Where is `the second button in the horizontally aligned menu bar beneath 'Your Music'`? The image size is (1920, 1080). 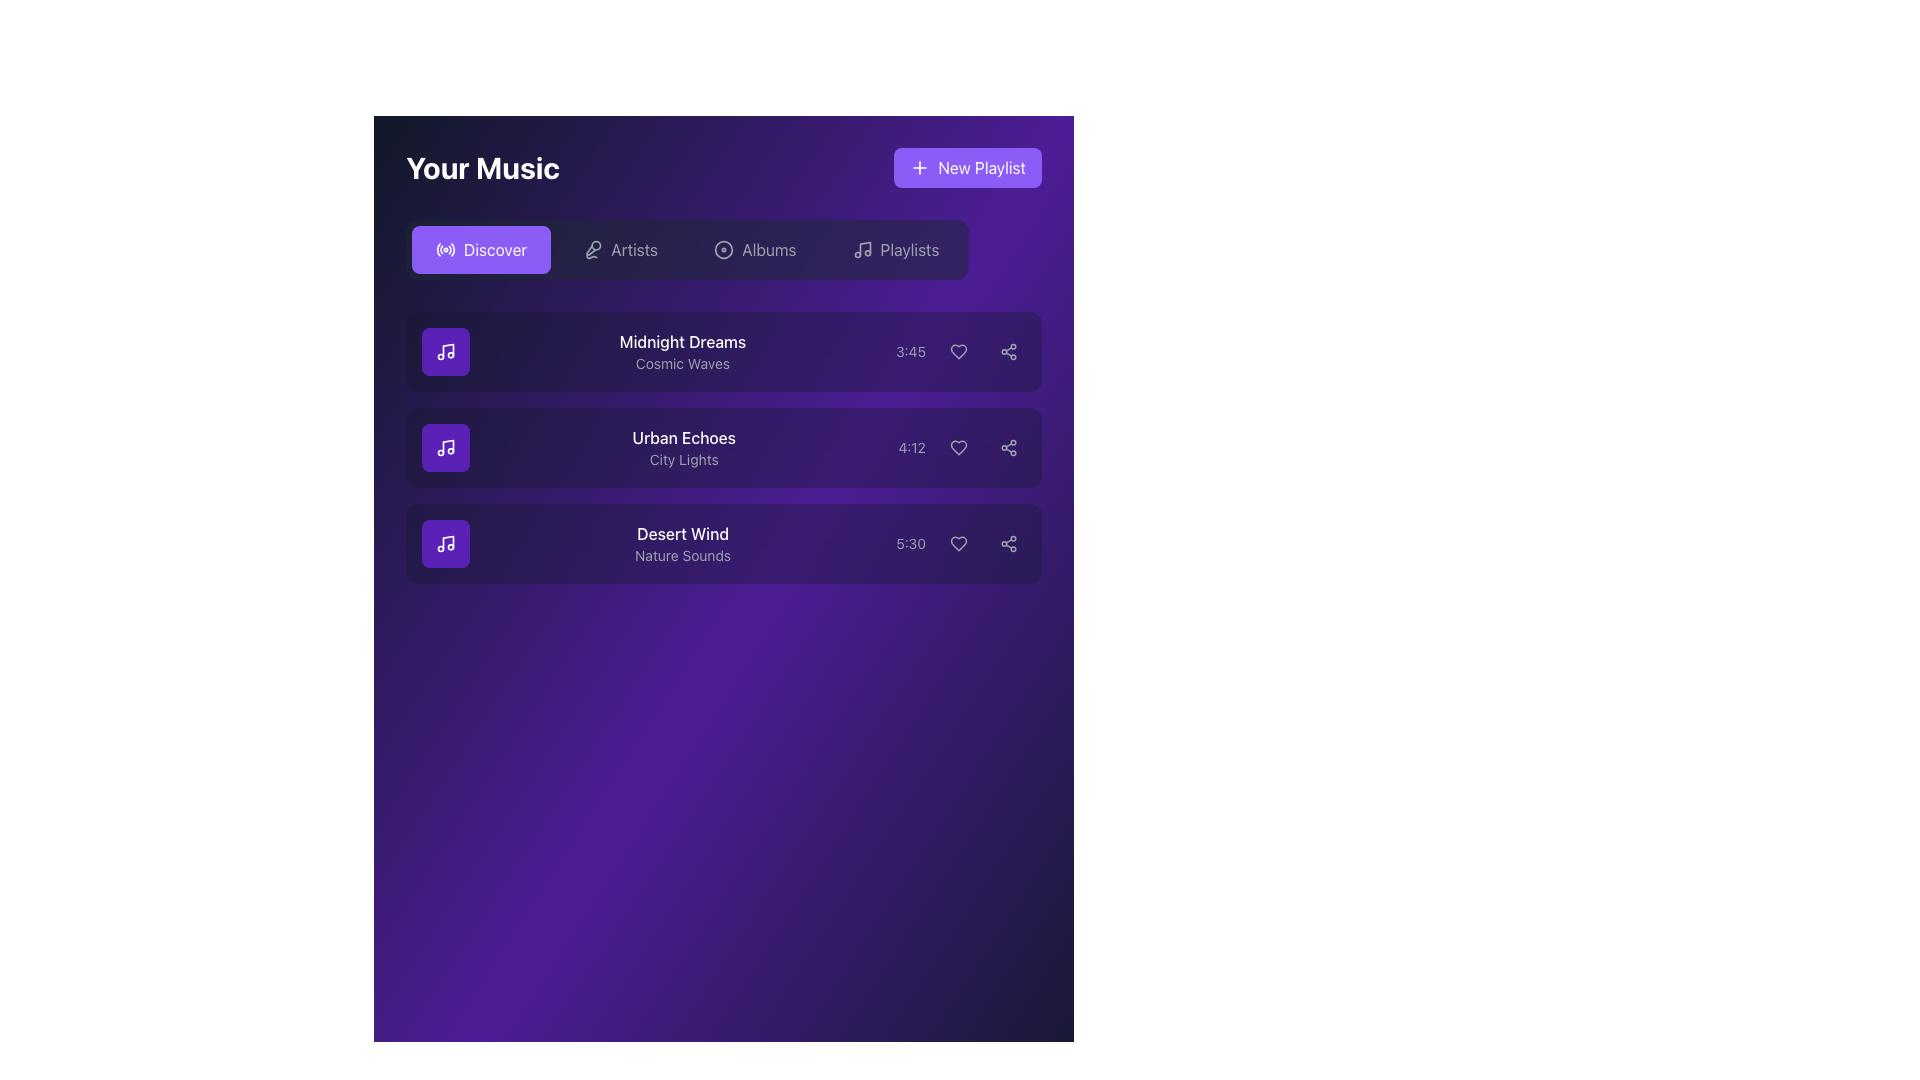
the second button in the horizontally aligned menu bar beneath 'Your Music' is located at coordinates (619, 249).